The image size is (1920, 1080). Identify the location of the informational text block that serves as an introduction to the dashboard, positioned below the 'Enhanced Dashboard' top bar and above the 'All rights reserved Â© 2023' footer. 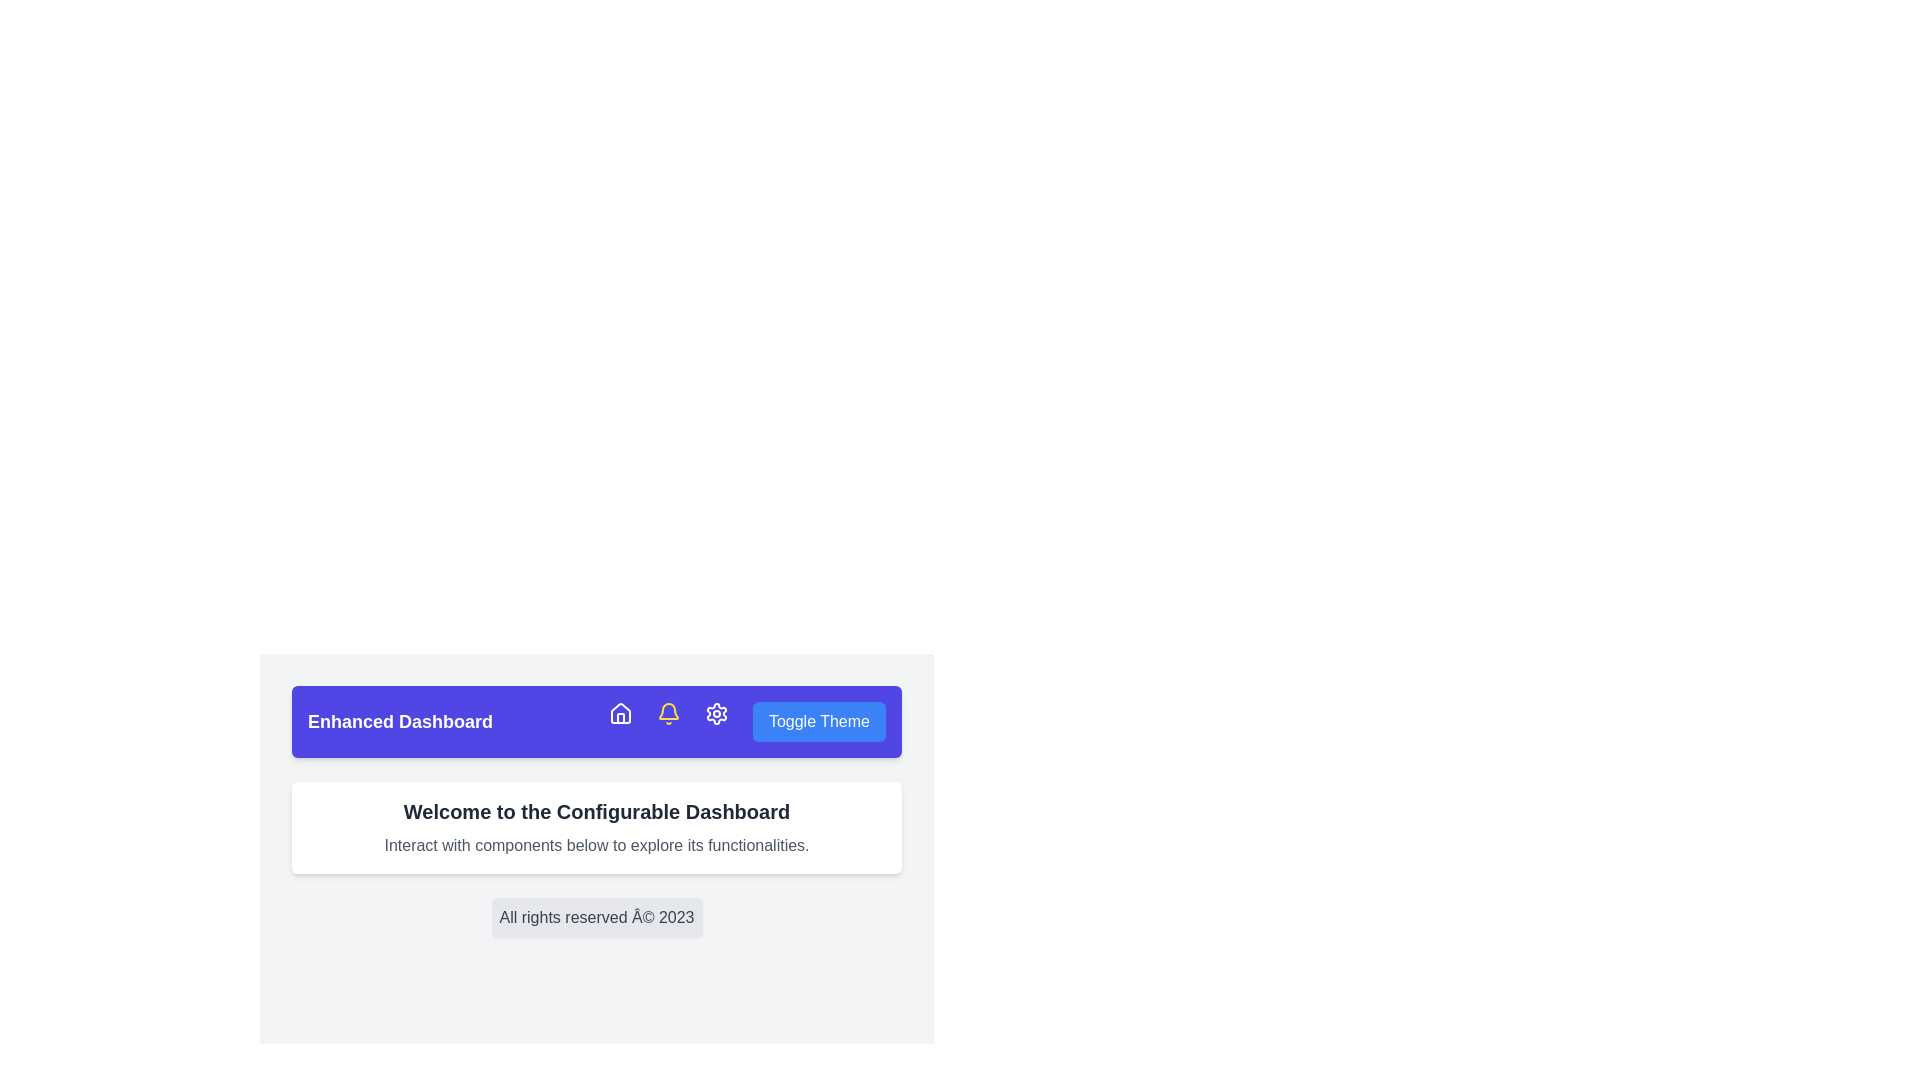
(595, 828).